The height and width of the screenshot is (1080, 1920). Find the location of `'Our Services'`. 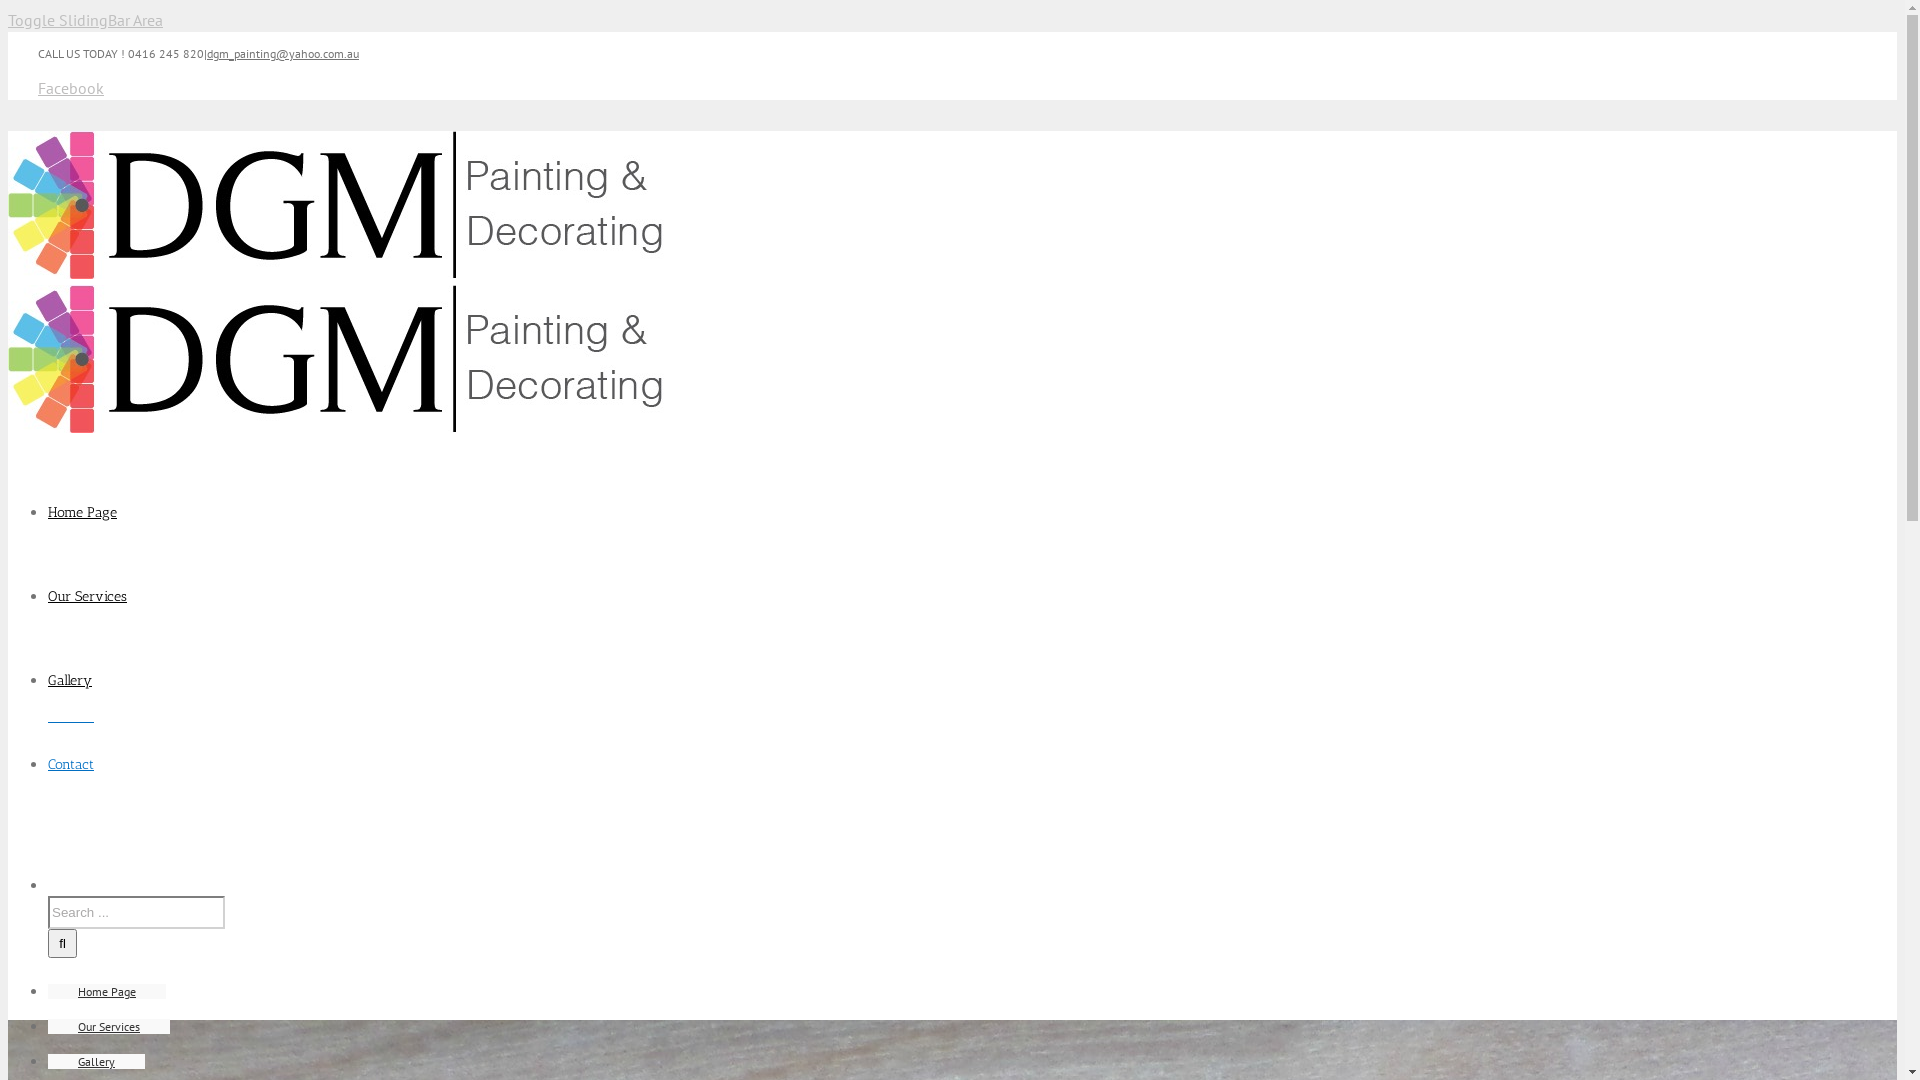

'Our Services' is located at coordinates (86, 595).